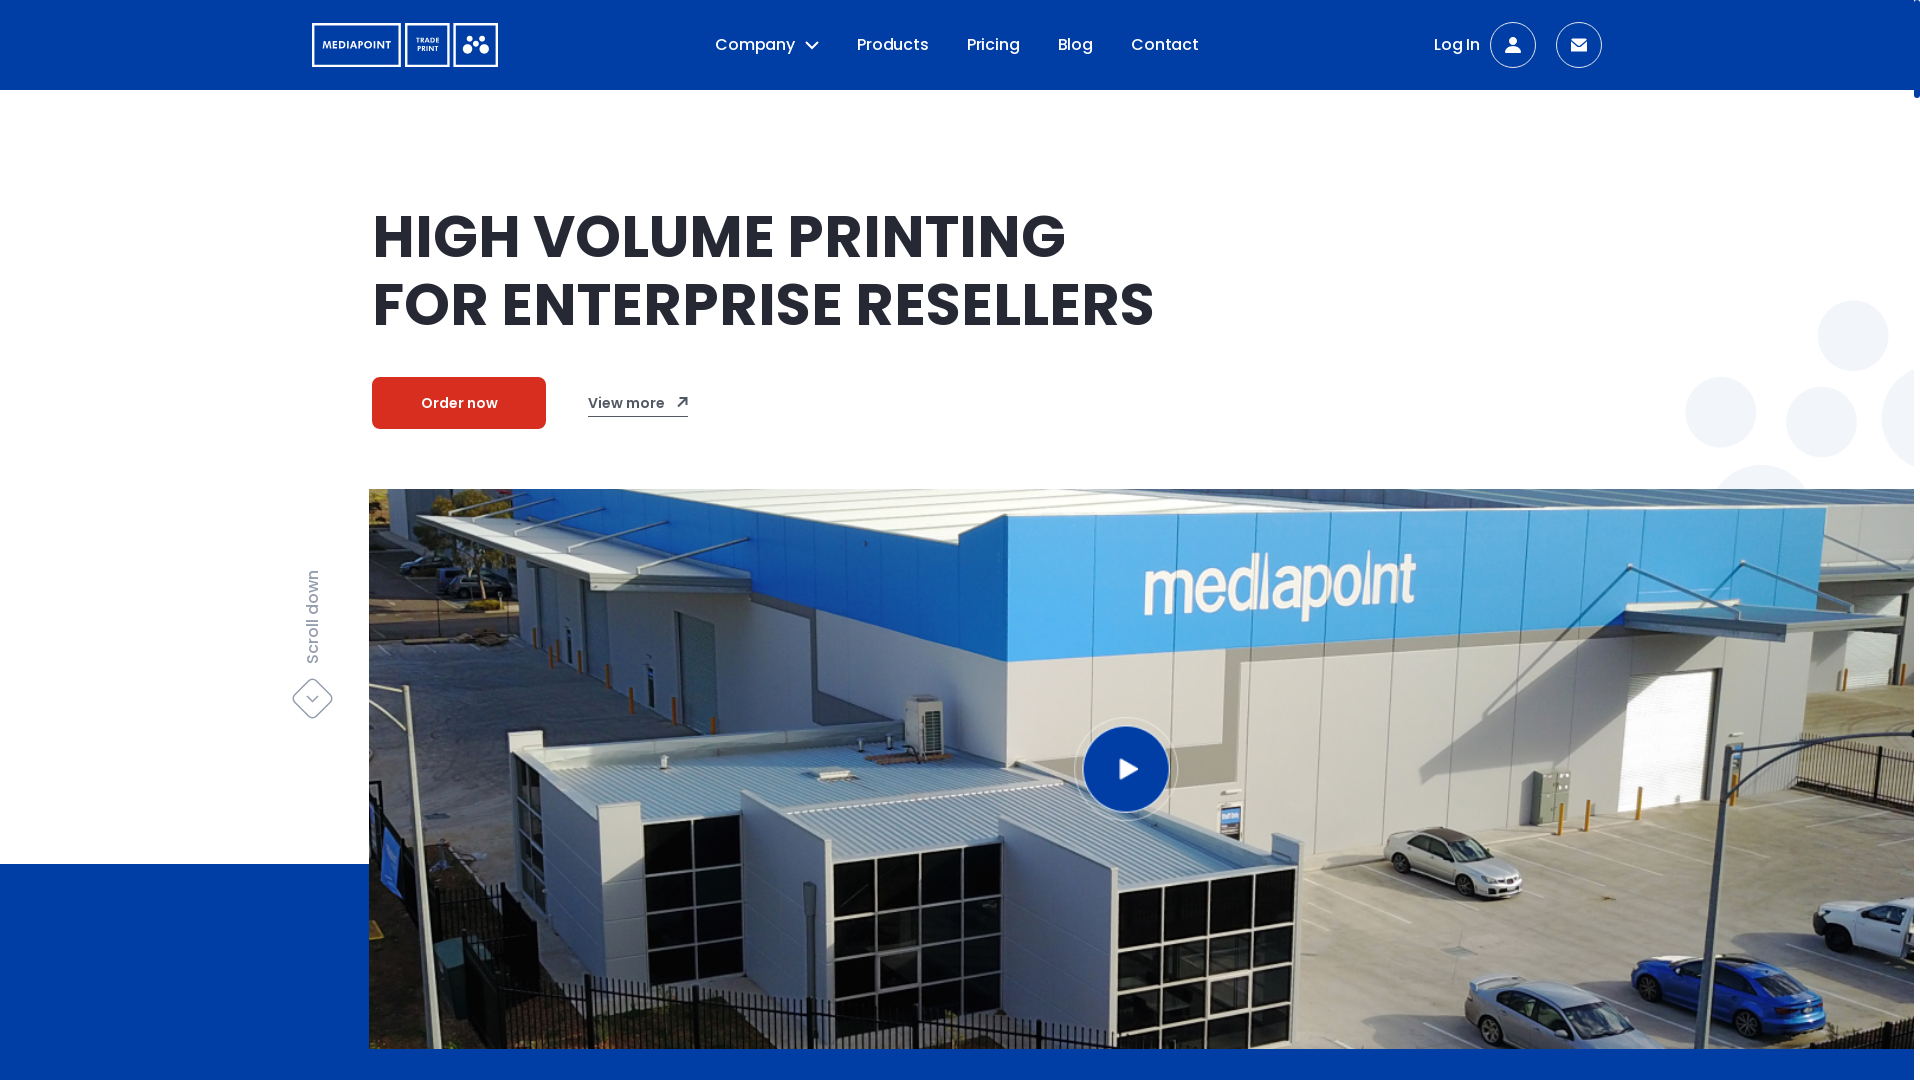 Image resolution: width=1920 pixels, height=1080 pixels. I want to click on 'Blog', so click(1074, 44).